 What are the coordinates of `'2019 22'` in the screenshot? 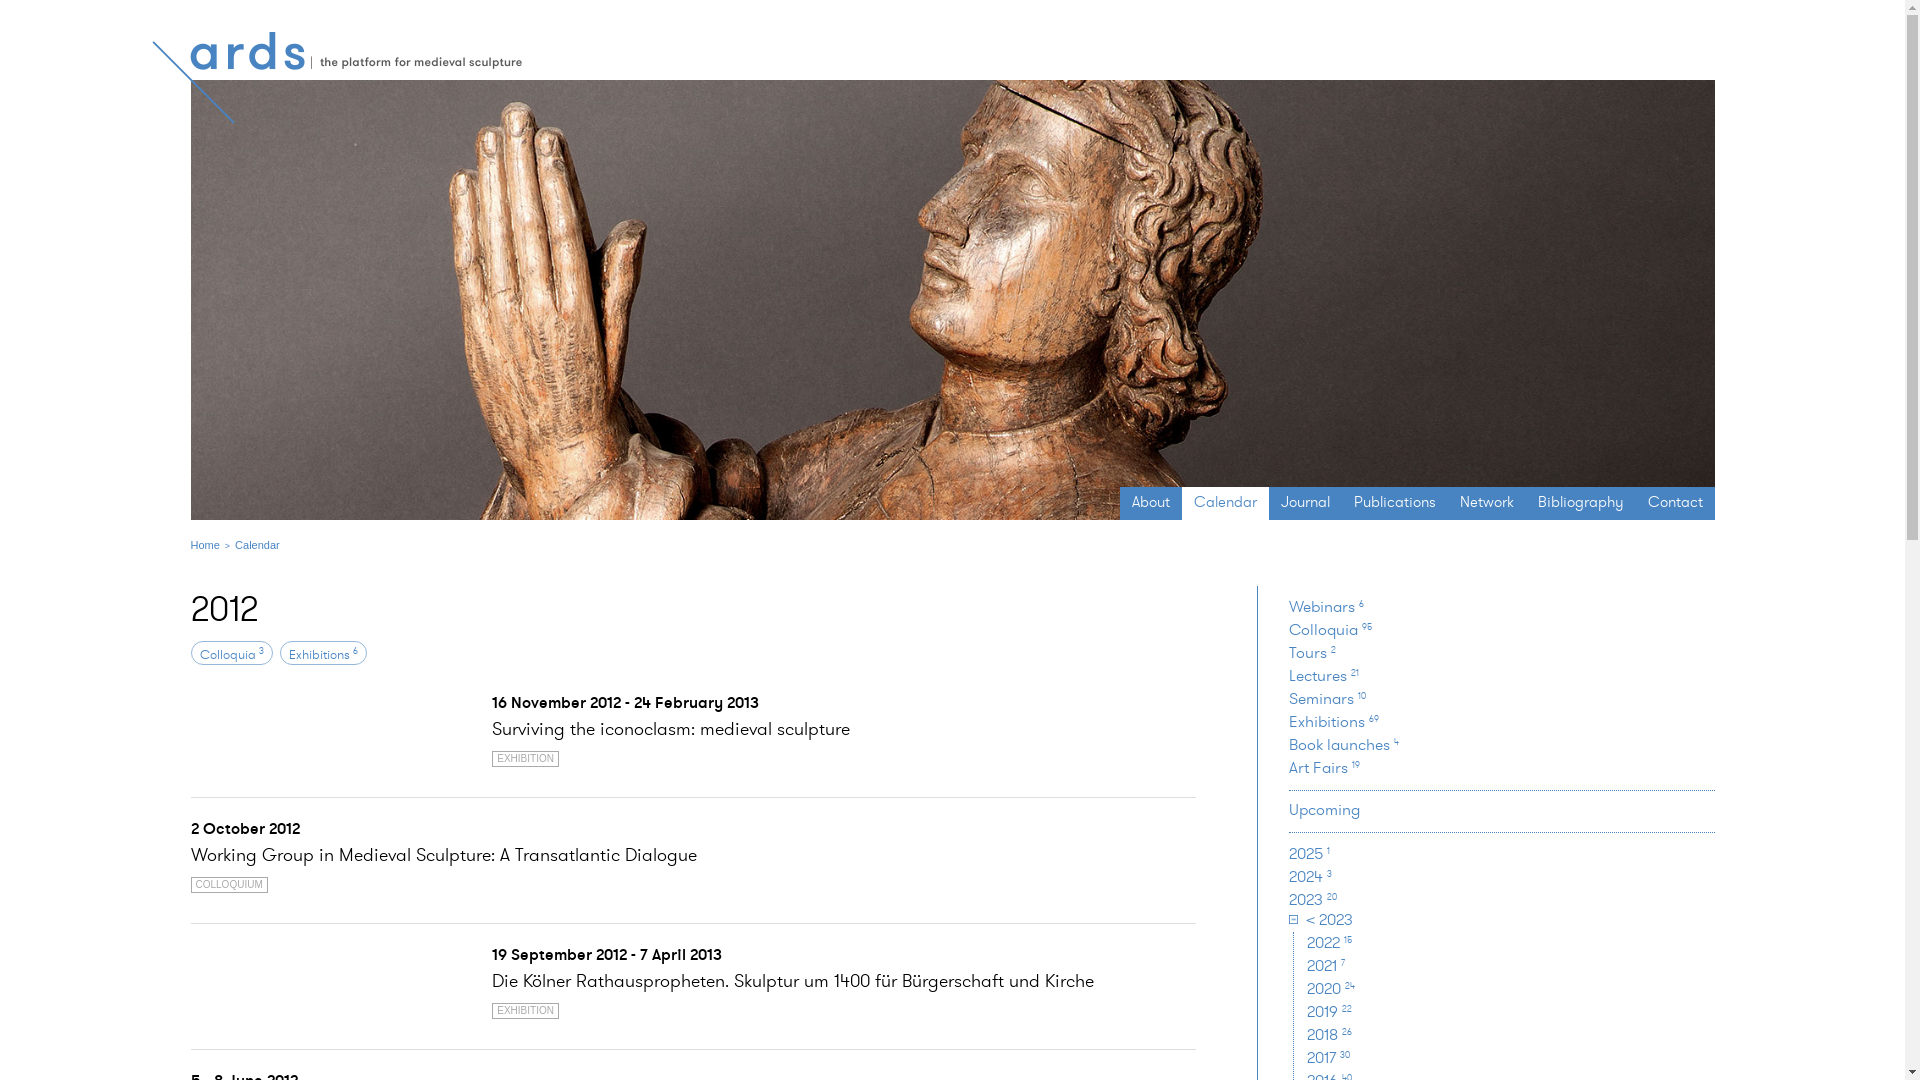 It's located at (1329, 1011).